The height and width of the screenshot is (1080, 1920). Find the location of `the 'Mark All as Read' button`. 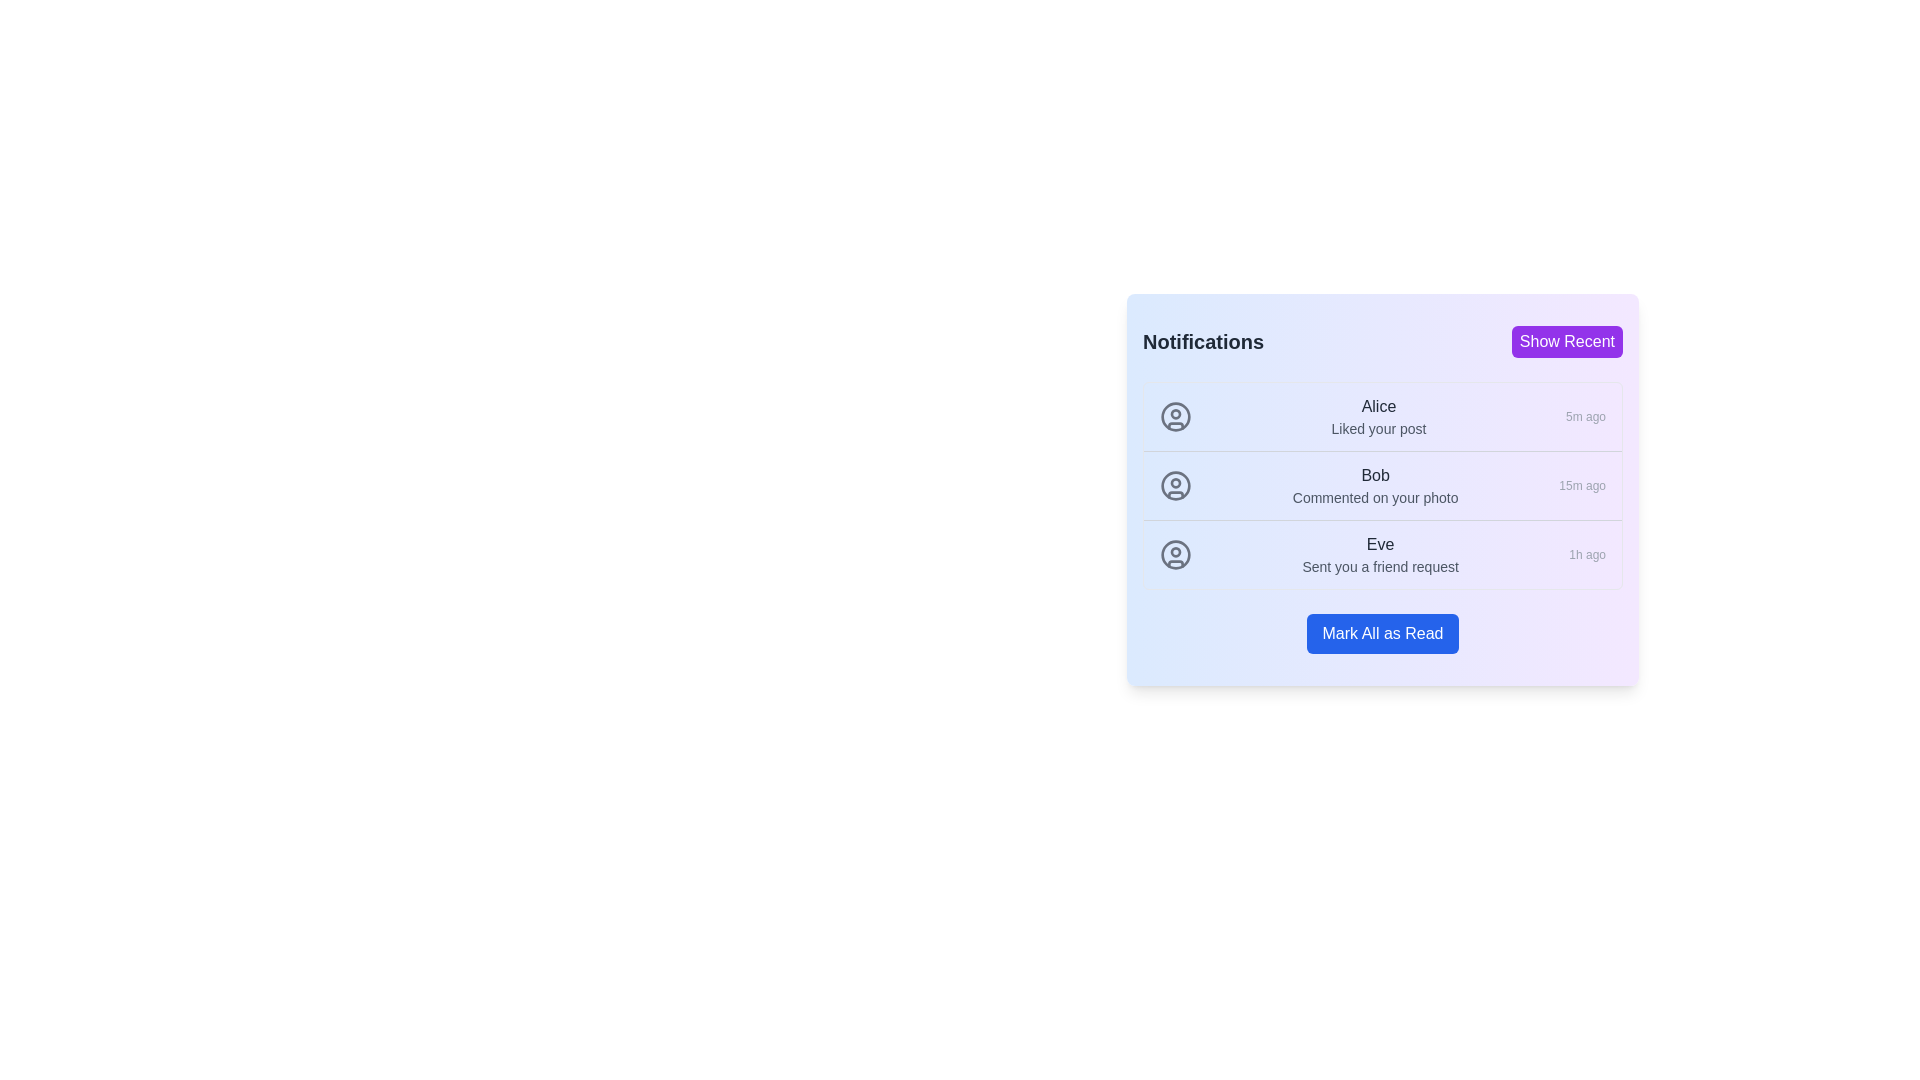

the 'Mark All as Read' button is located at coordinates (1381, 633).